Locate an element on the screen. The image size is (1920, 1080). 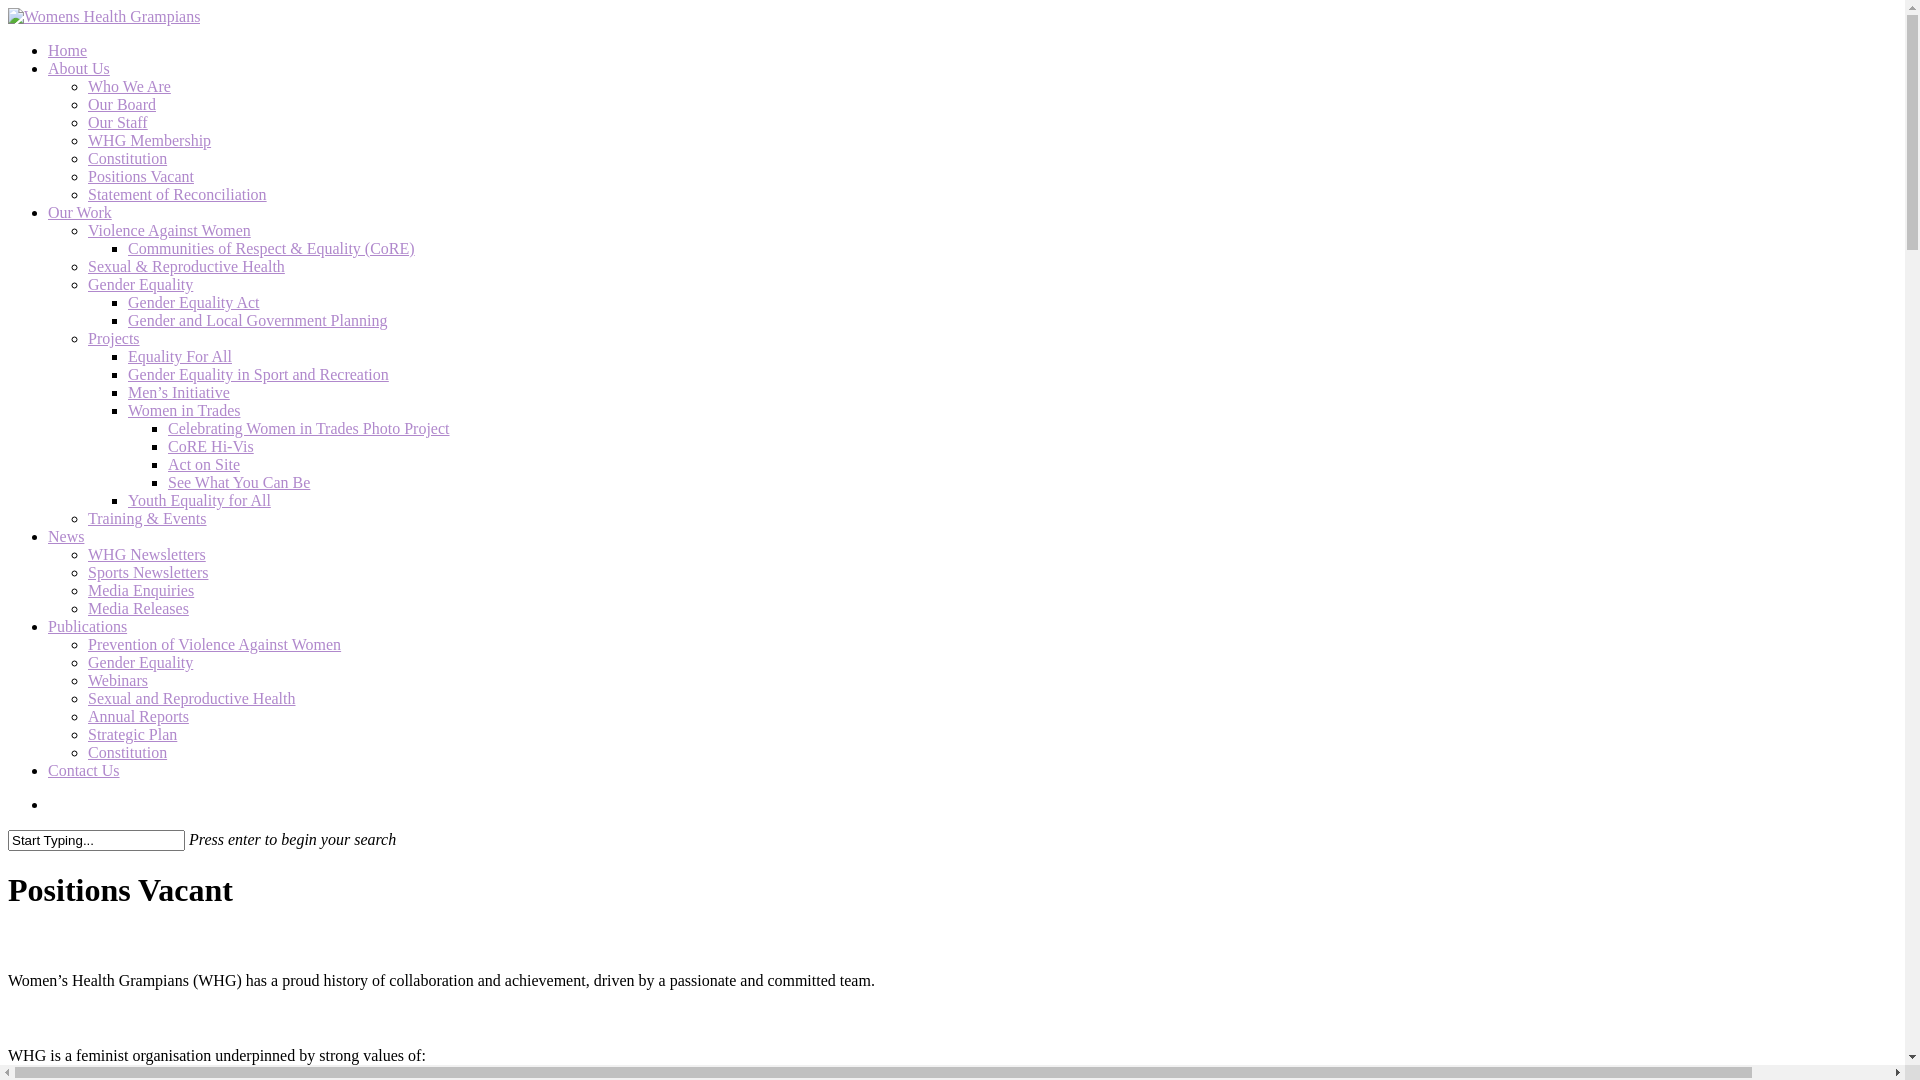
'Violence Against Women' is located at coordinates (169, 229).